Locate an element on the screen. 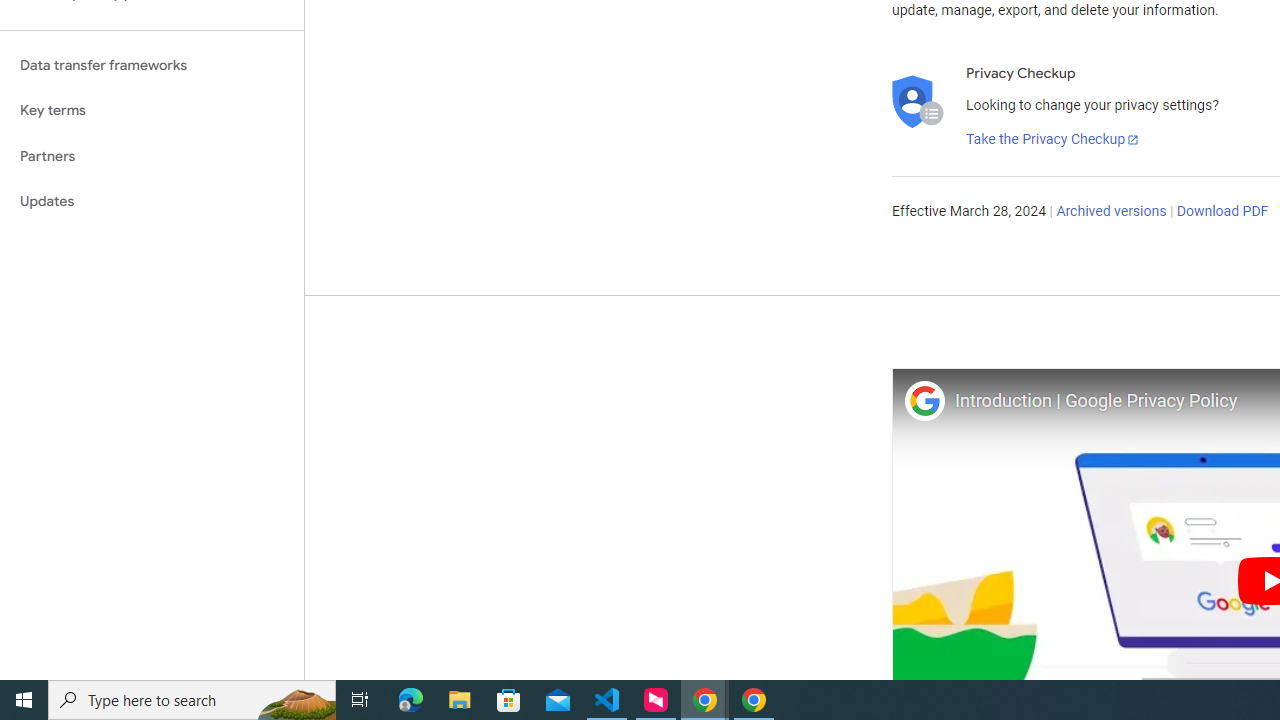 The image size is (1280, 720). 'Download PDF' is located at coordinates (1221, 212).